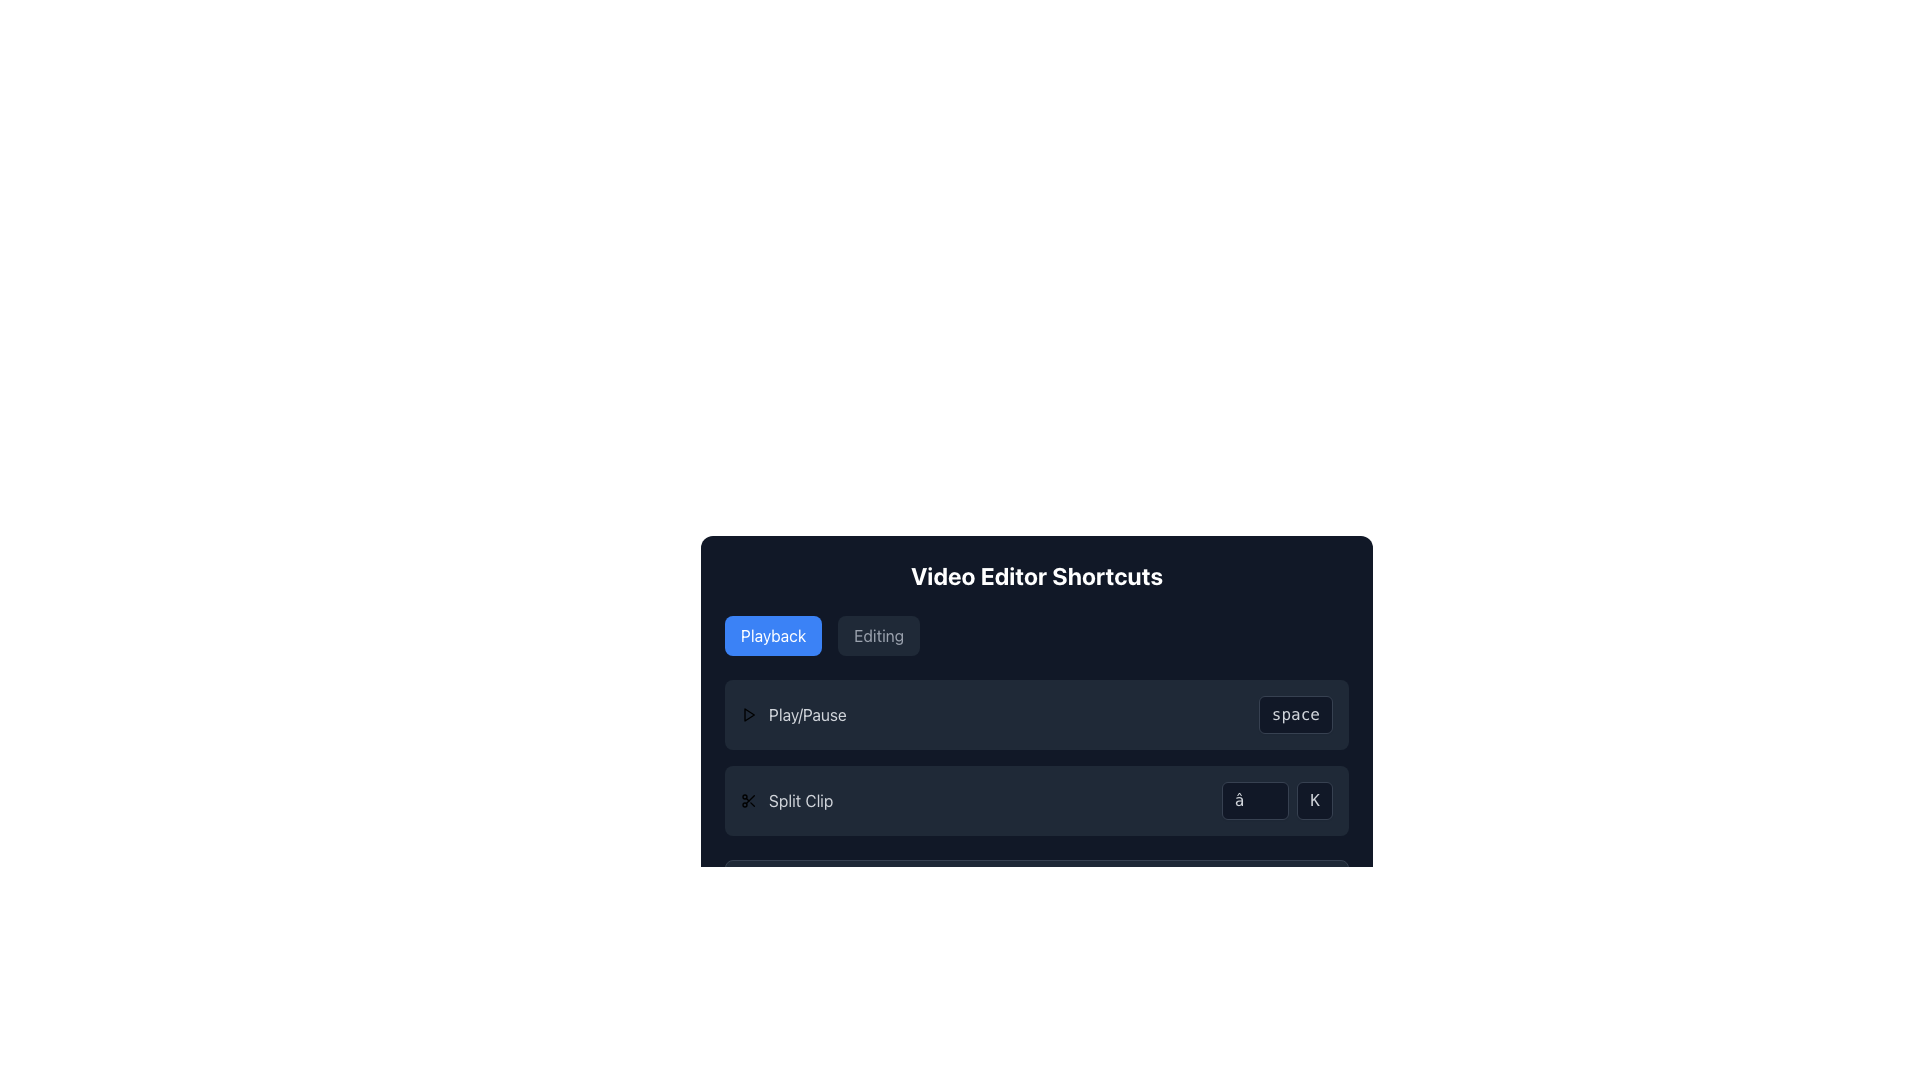 This screenshot has width=1920, height=1080. Describe the element at coordinates (1296, 713) in the screenshot. I see `the button labeled 'space' with a dark gray background and light gray text, located to the right of the 'Play/Pause' label in the 'Video Editor Shortcuts' section` at that location.